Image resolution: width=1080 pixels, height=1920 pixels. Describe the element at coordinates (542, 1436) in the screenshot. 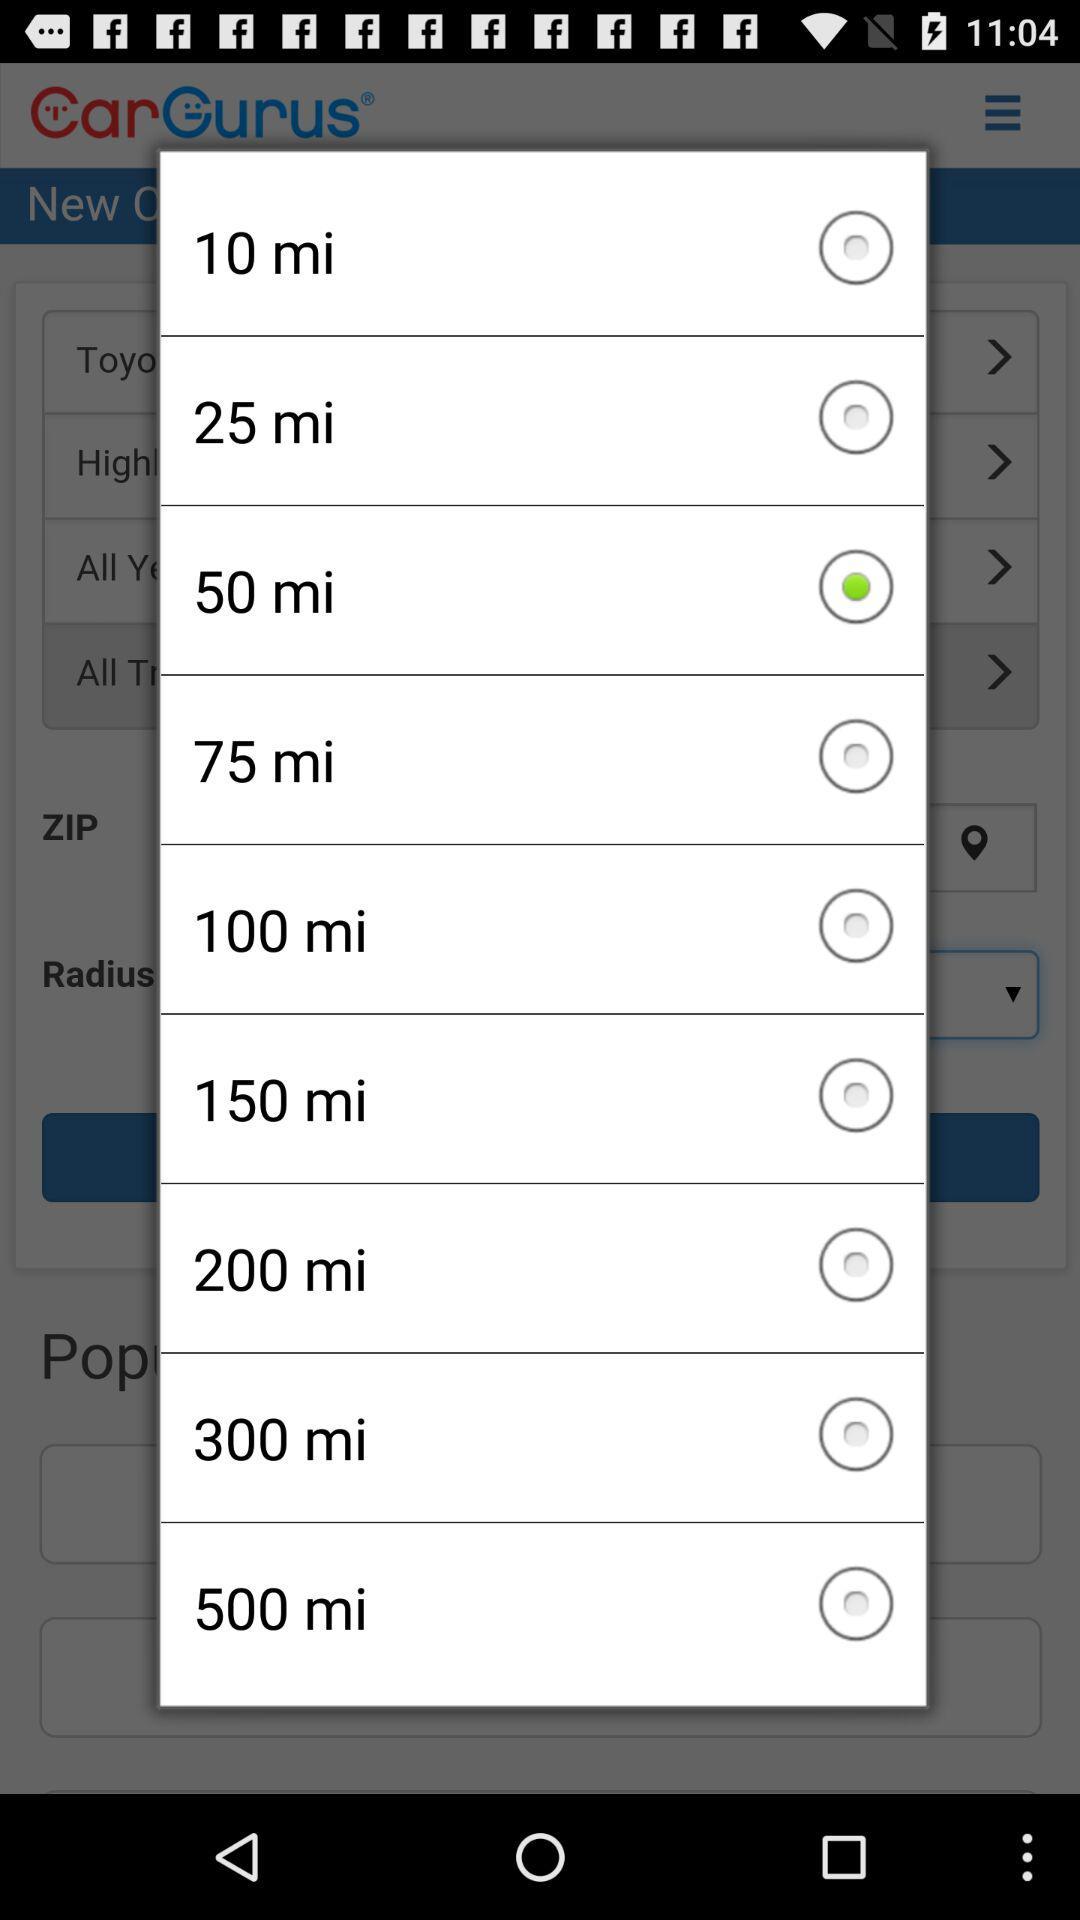

I see `item above 500 mi item` at that location.